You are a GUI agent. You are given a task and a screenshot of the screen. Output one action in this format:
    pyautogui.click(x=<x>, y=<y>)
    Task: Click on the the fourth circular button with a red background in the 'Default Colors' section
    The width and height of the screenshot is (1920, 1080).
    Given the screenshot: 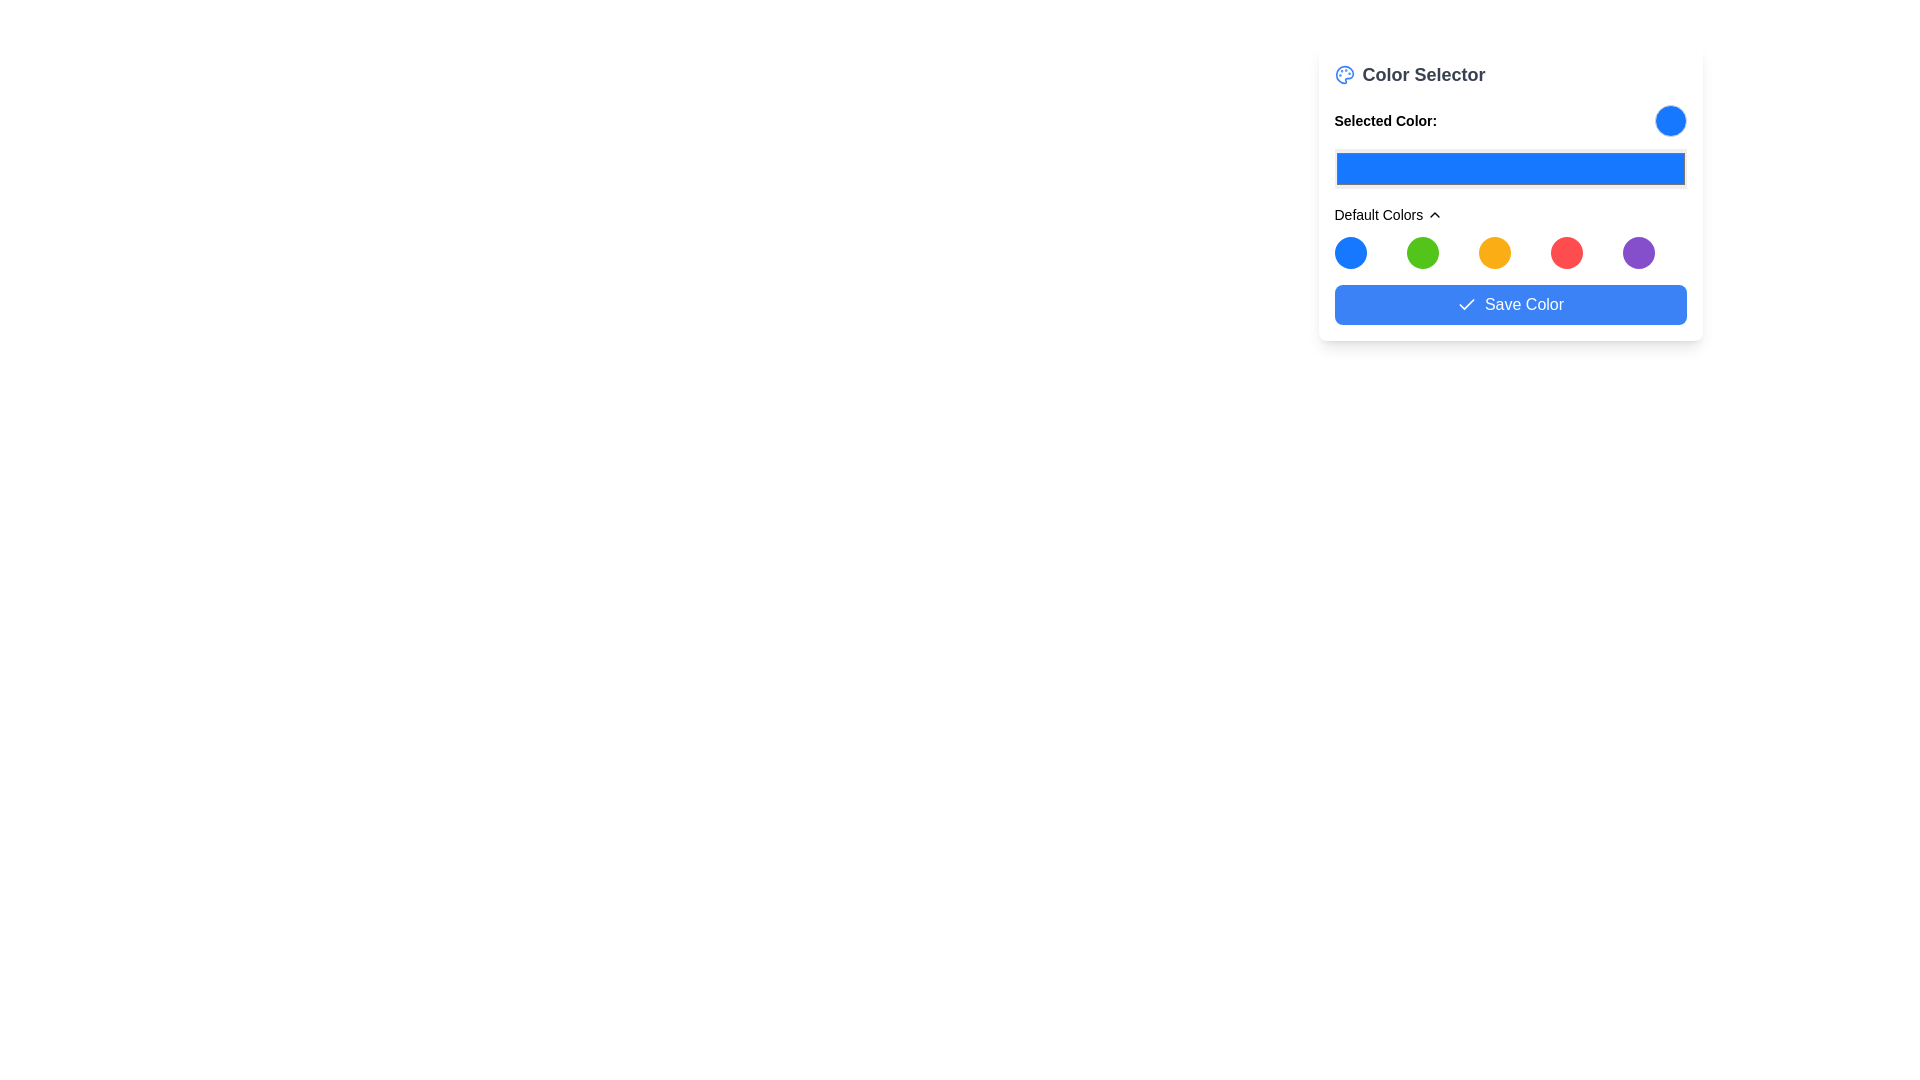 What is the action you would take?
    pyautogui.click(x=1565, y=252)
    